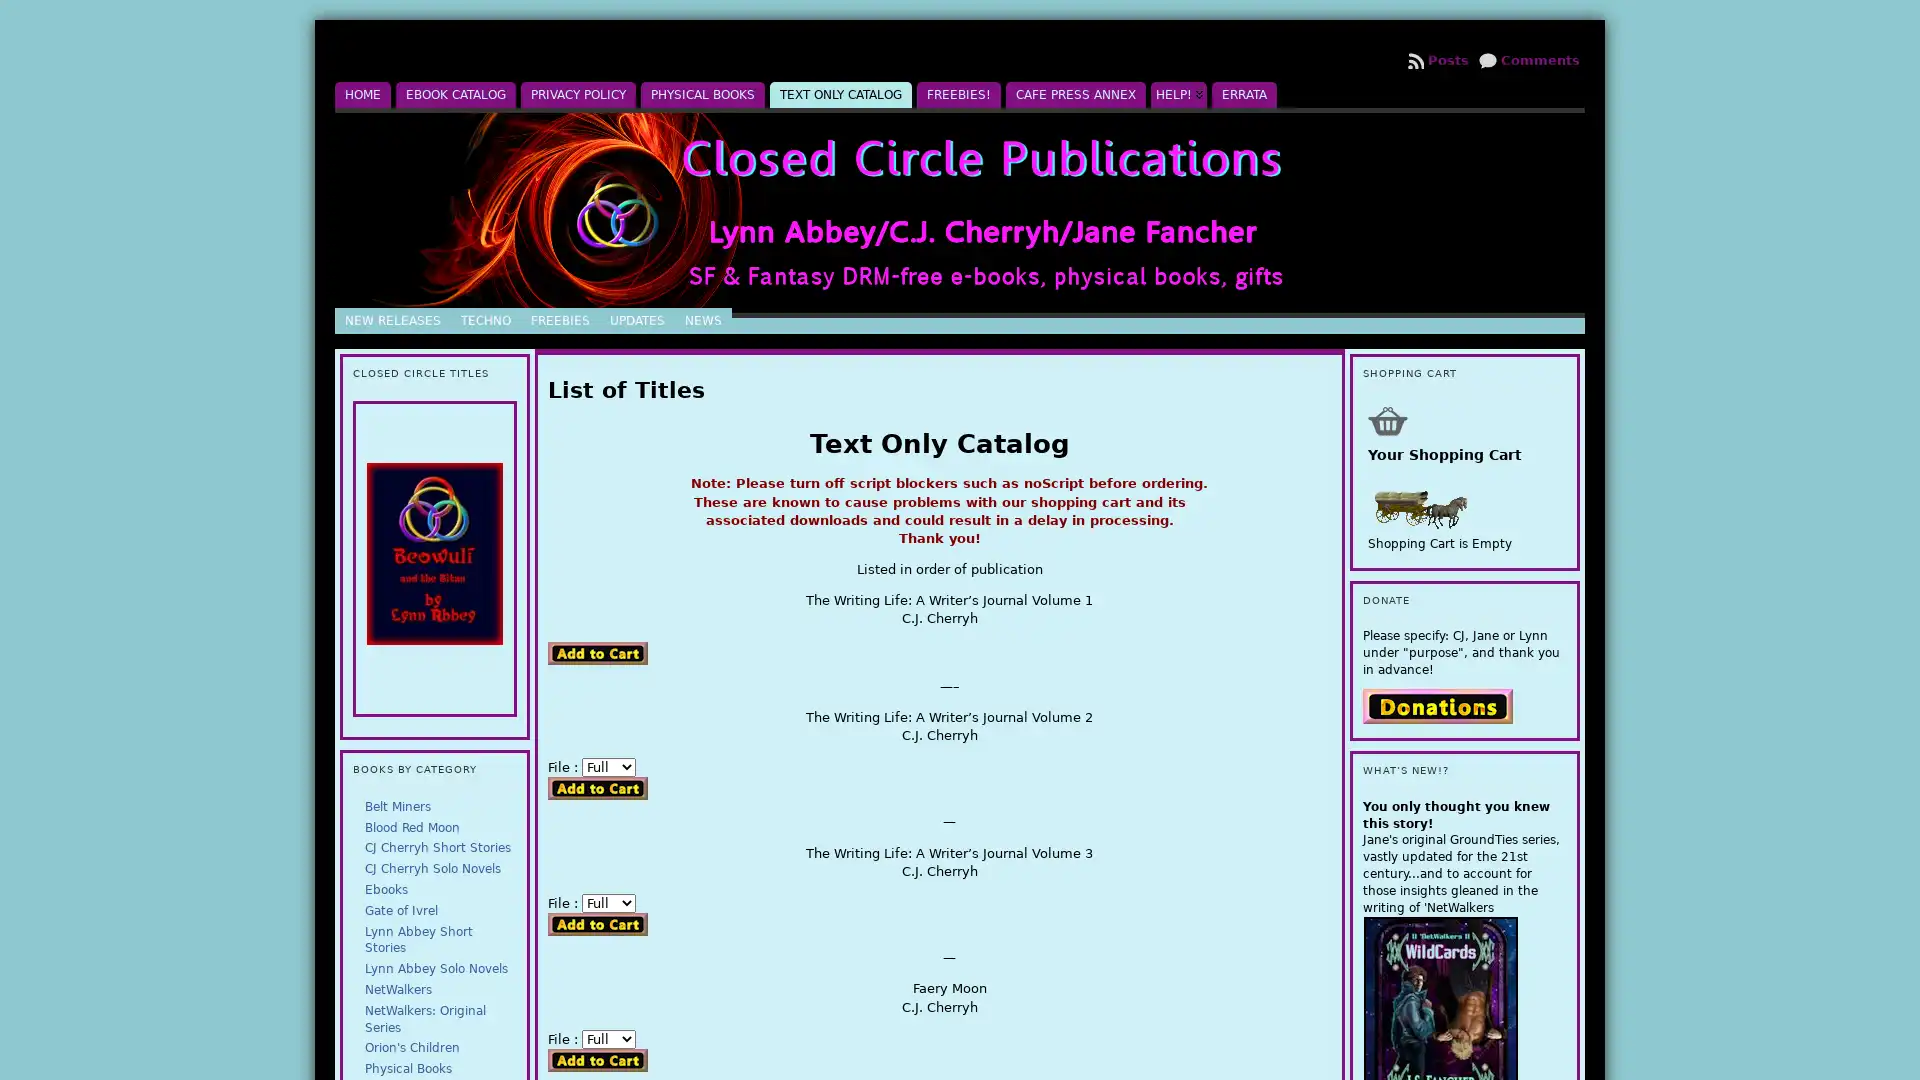 The image size is (1920, 1080). Describe the element at coordinates (597, 652) in the screenshot. I see `Add to Cart` at that location.